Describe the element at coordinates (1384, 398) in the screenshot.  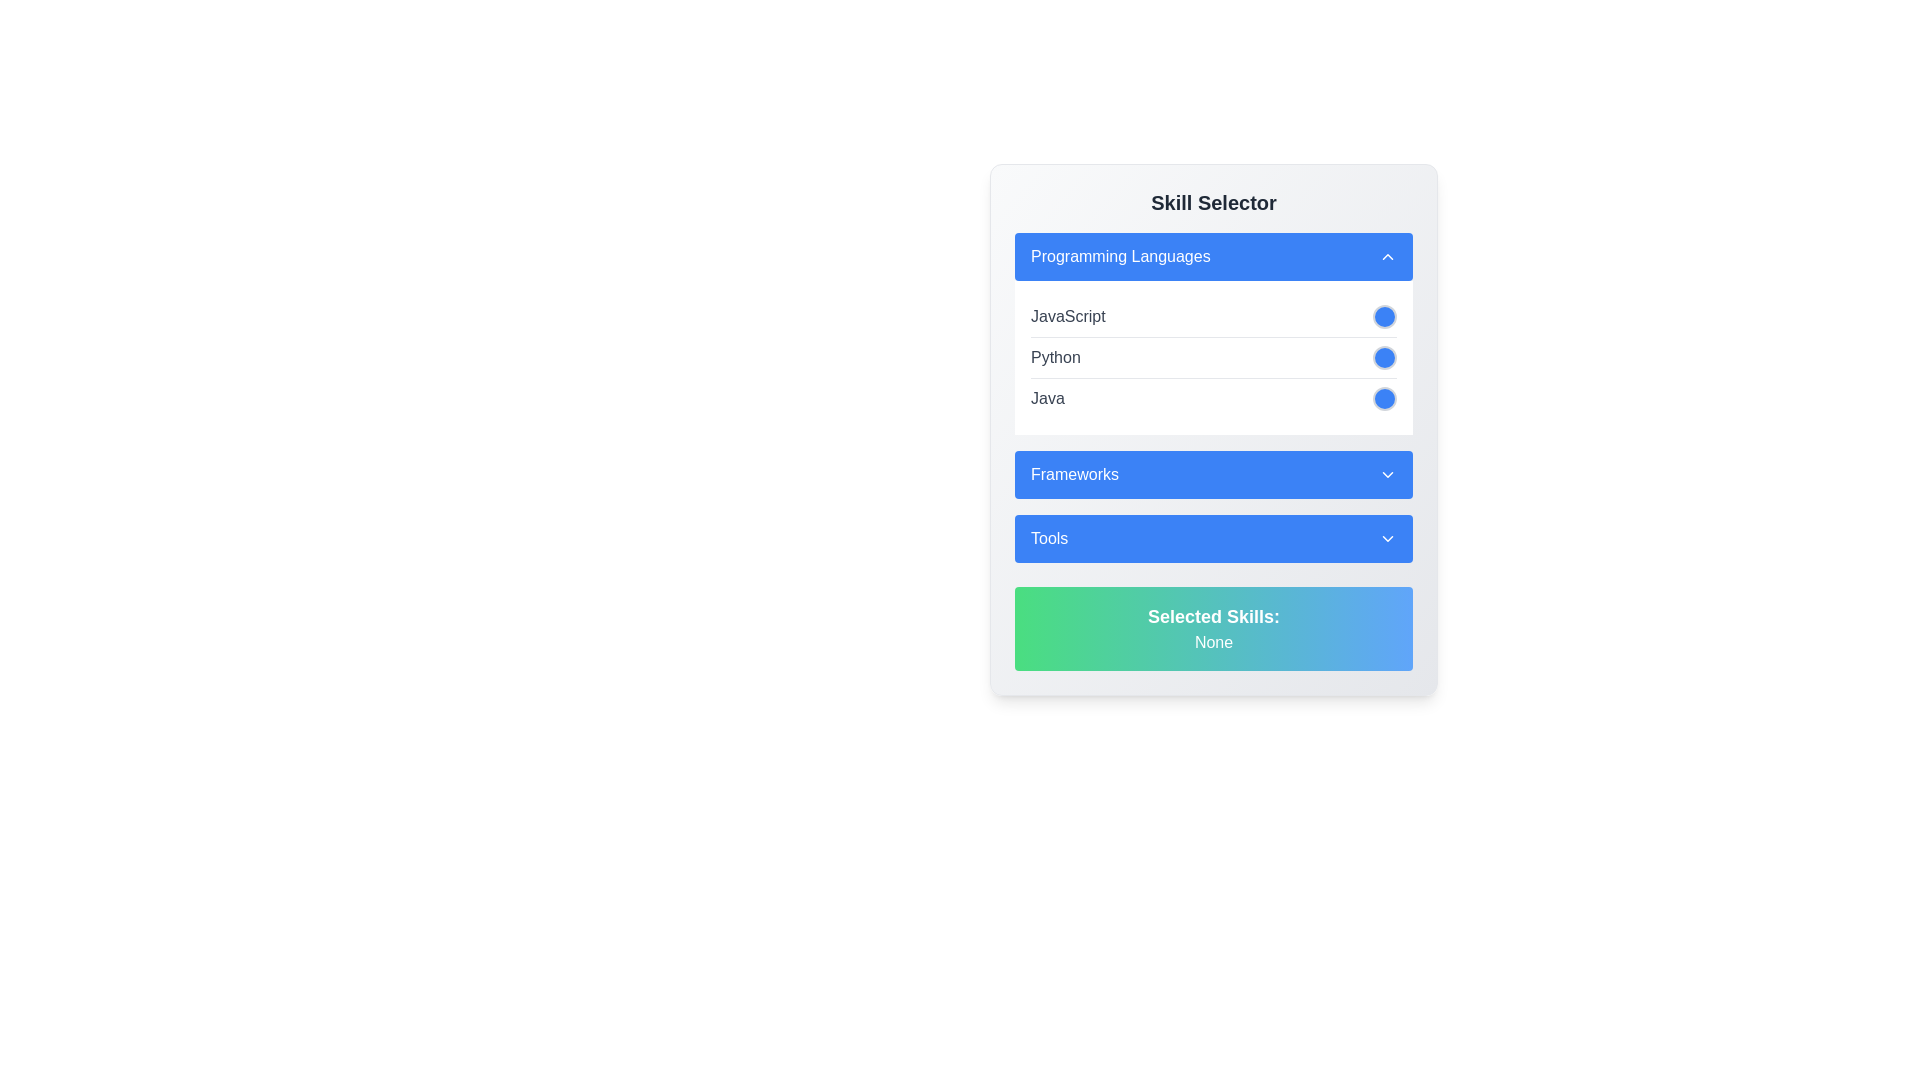
I see `the button located to the far right of the 'Java' text in the third row of the skill selector interface` at that location.